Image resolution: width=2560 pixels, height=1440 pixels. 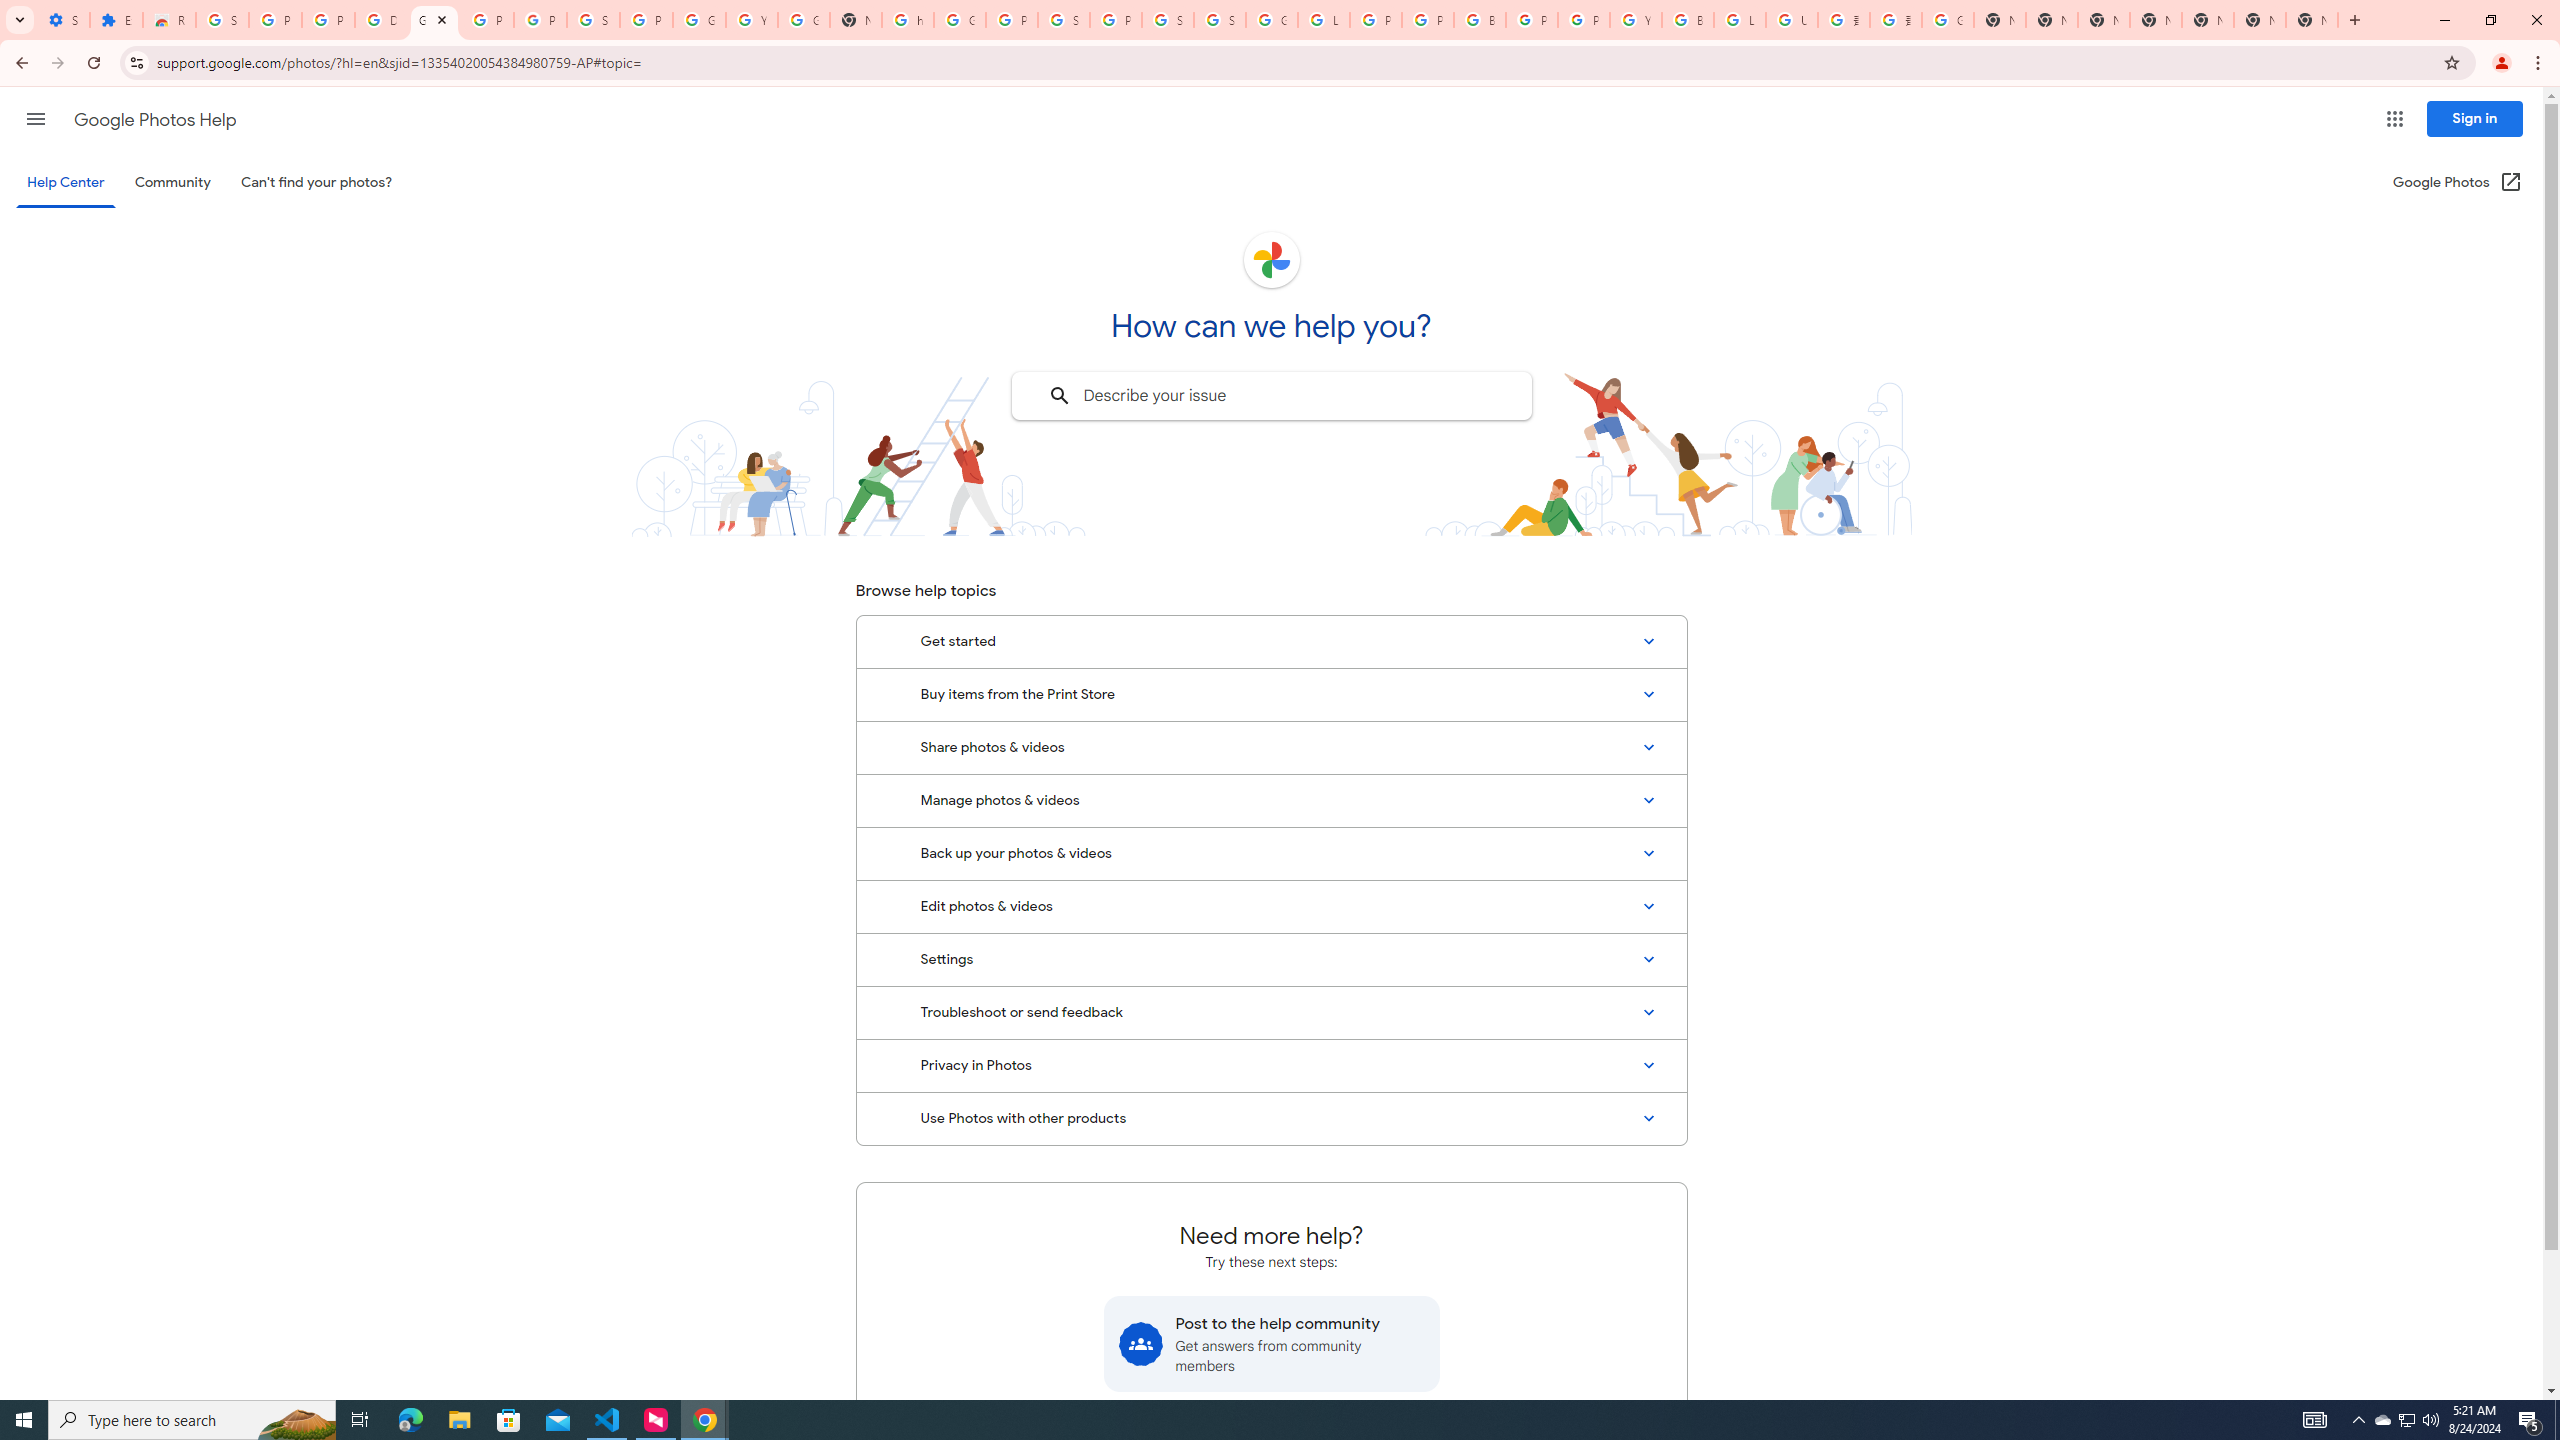 I want to click on 'Back up your photos & videos', so click(x=1271, y=853).